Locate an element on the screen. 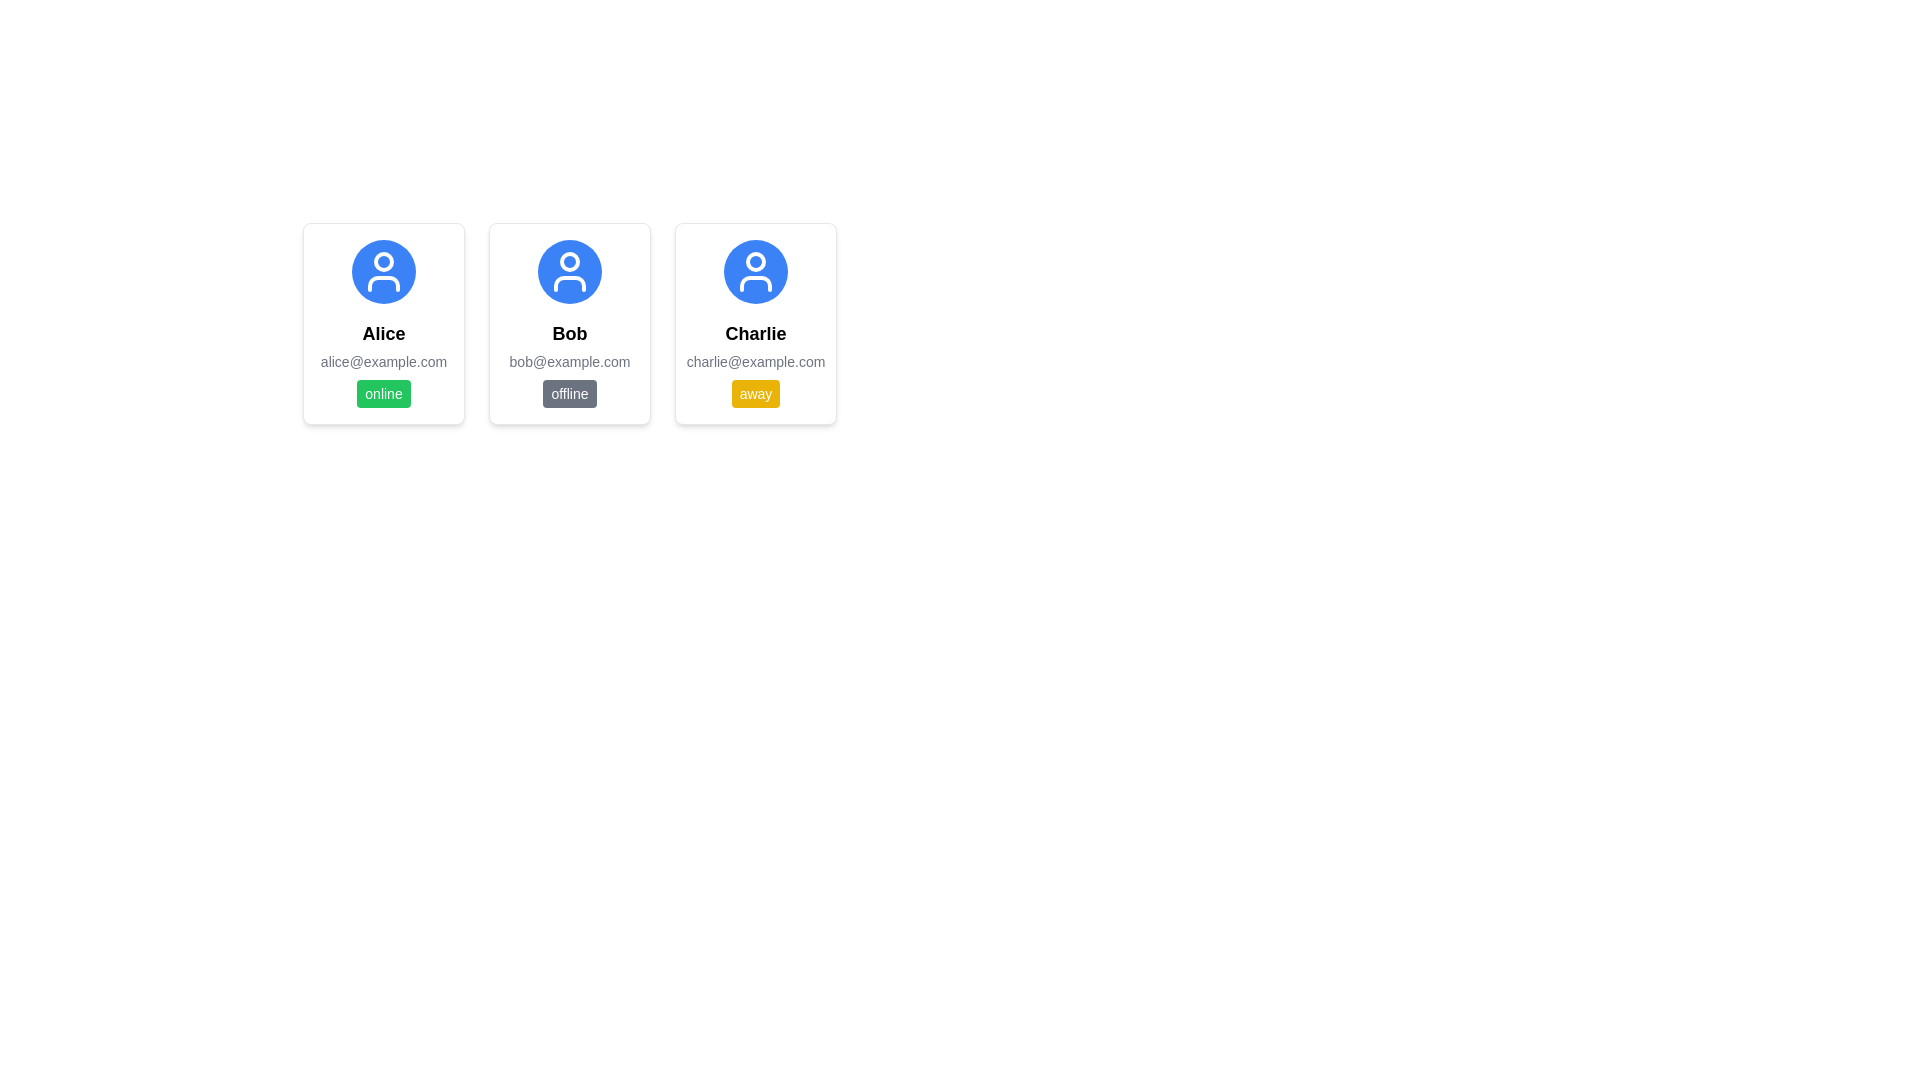 This screenshot has width=1920, height=1080. the icon button that serves as a visual representation for user-related content, located centrally above the text 'Bob' in the UI card is located at coordinates (569, 272).